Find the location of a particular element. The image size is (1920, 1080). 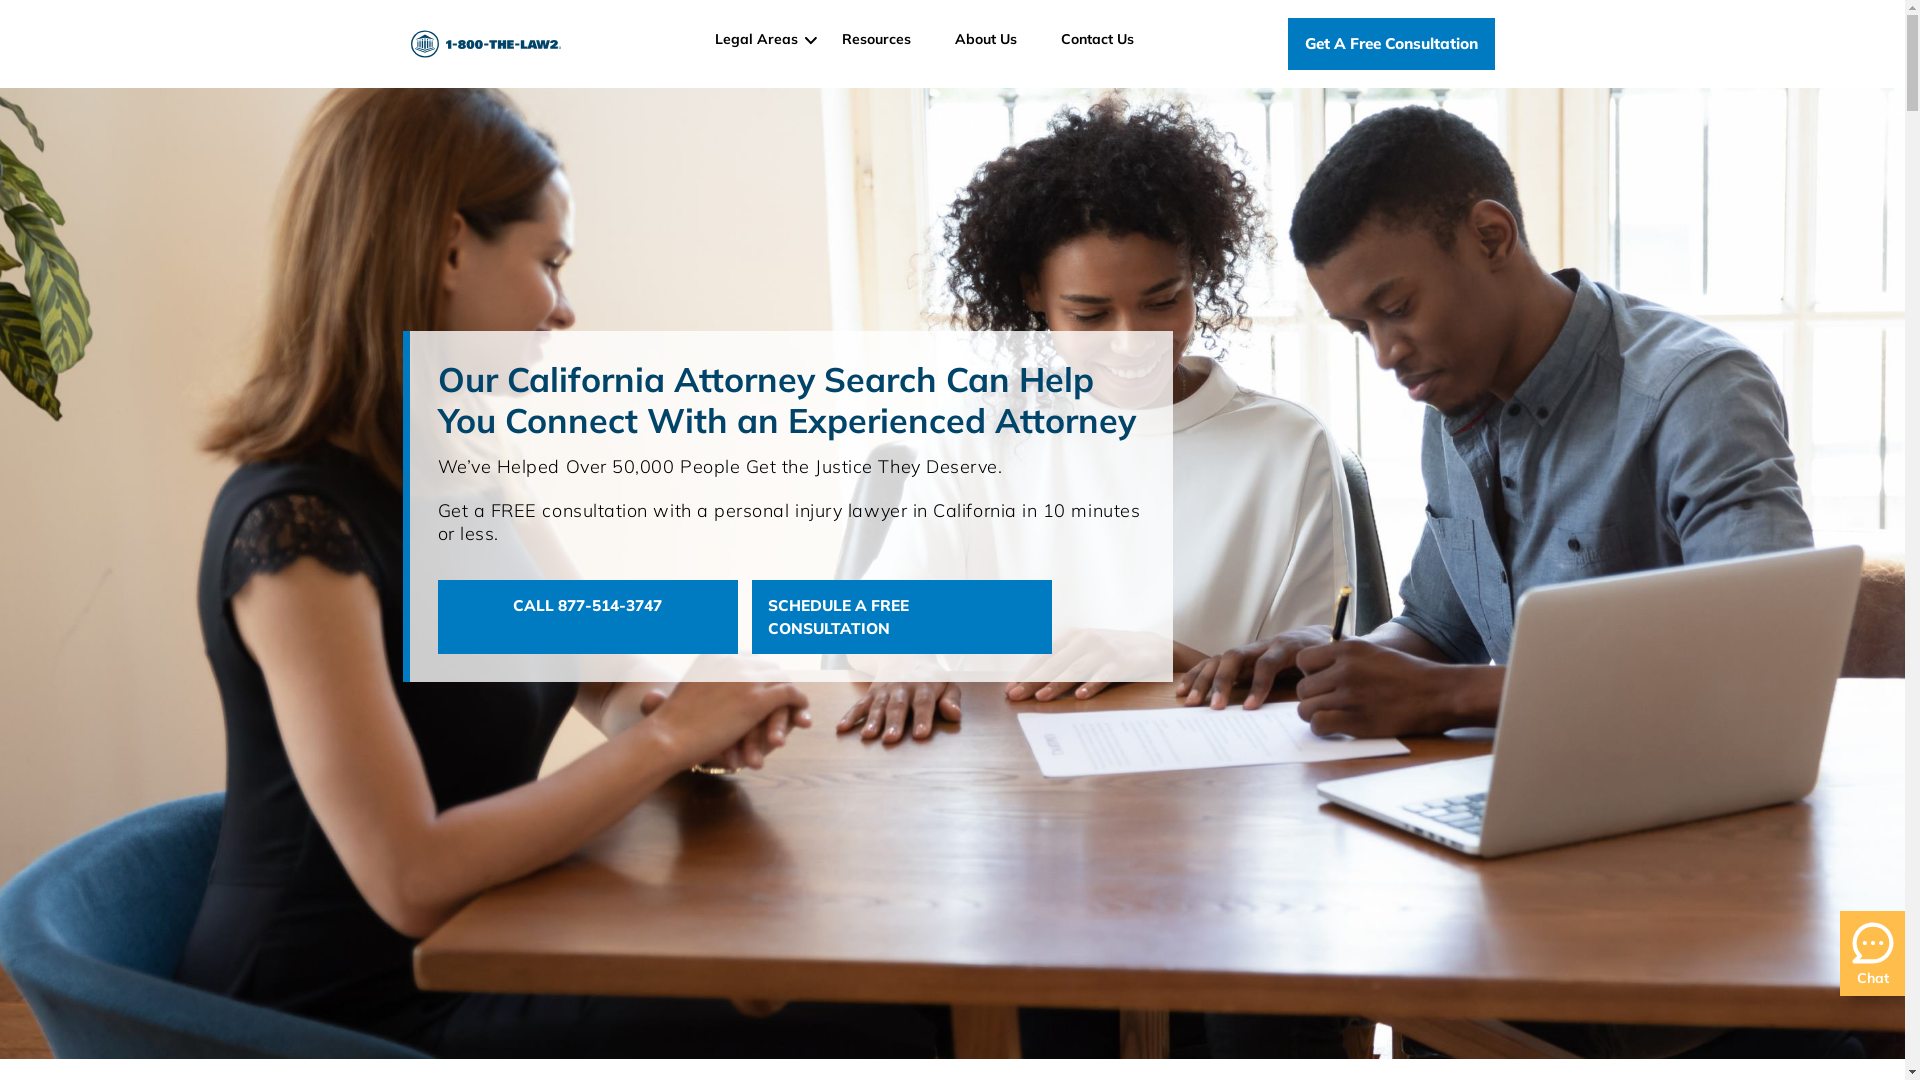

'Get A Free Consultation' is located at coordinates (1287, 43).